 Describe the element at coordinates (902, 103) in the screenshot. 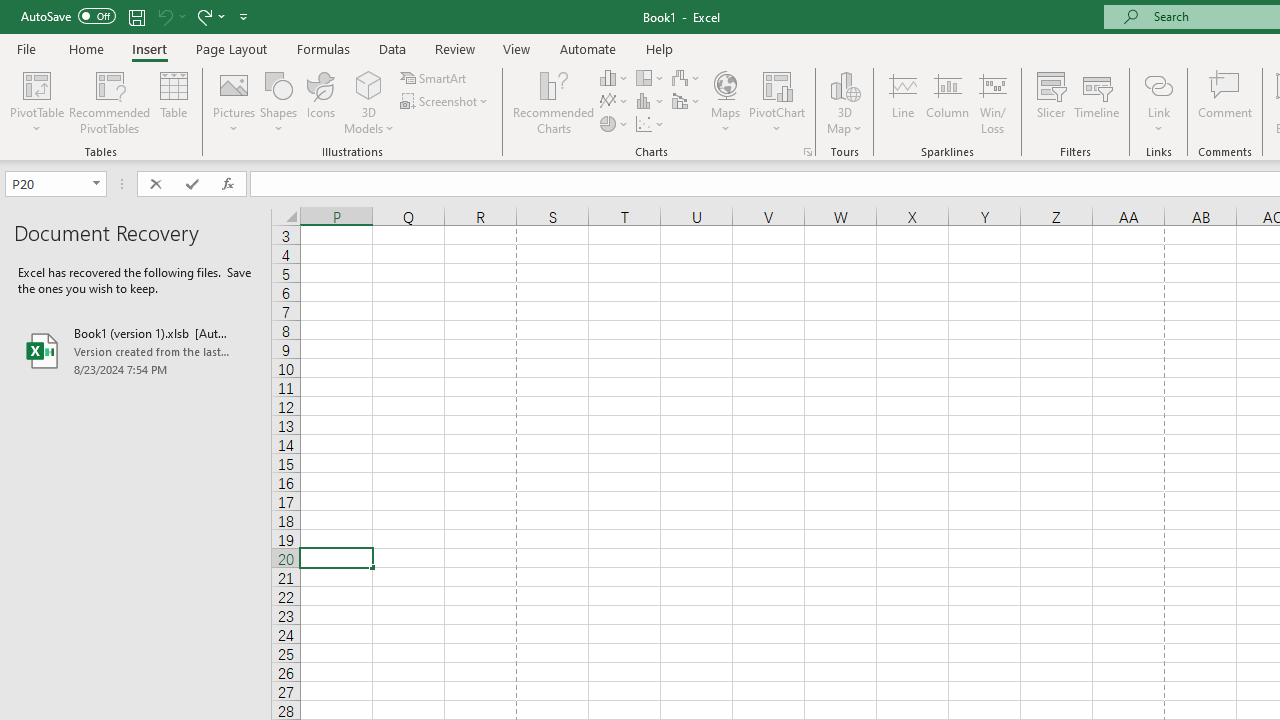

I see `'Line'` at that location.